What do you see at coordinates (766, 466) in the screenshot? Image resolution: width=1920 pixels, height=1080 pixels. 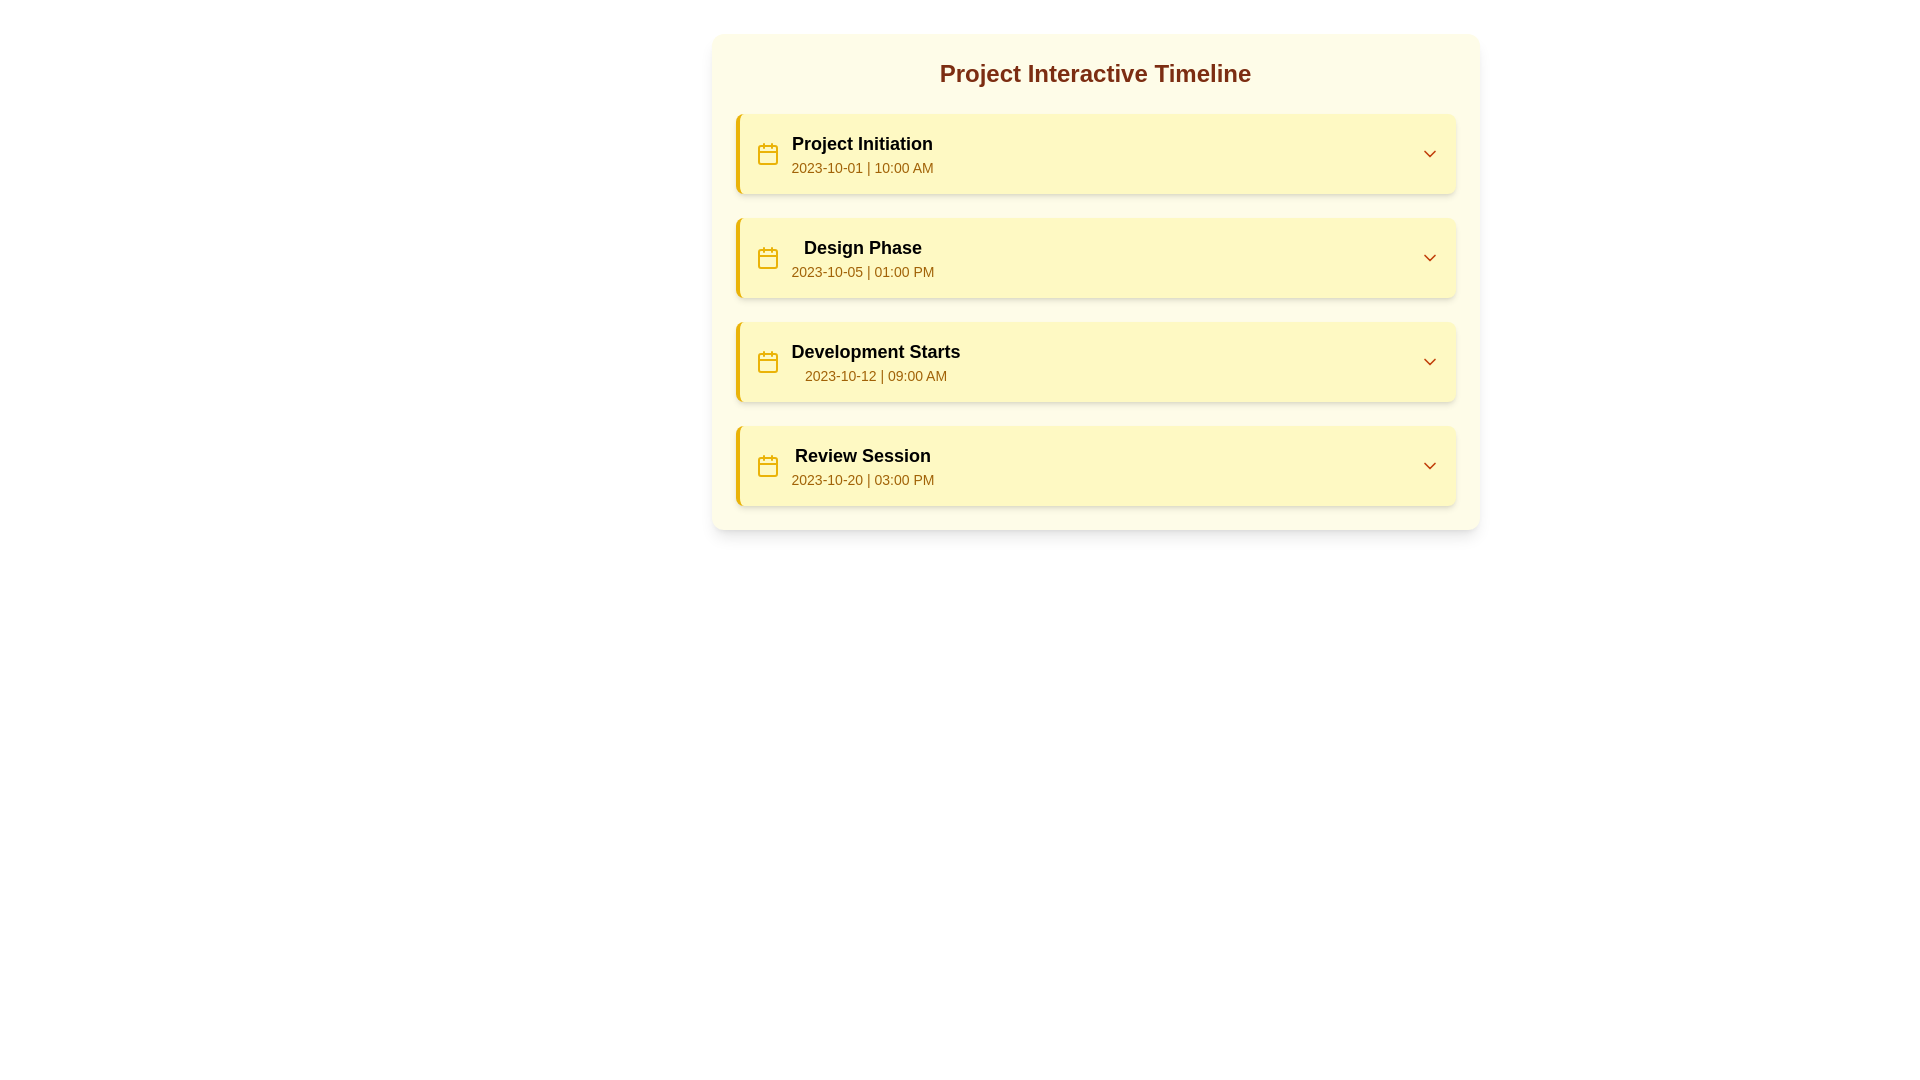 I see `the yellow calendar icon located to the left of the 'Review Session' text in the 'Project Interactive Timeline' section` at bounding box center [766, 466].